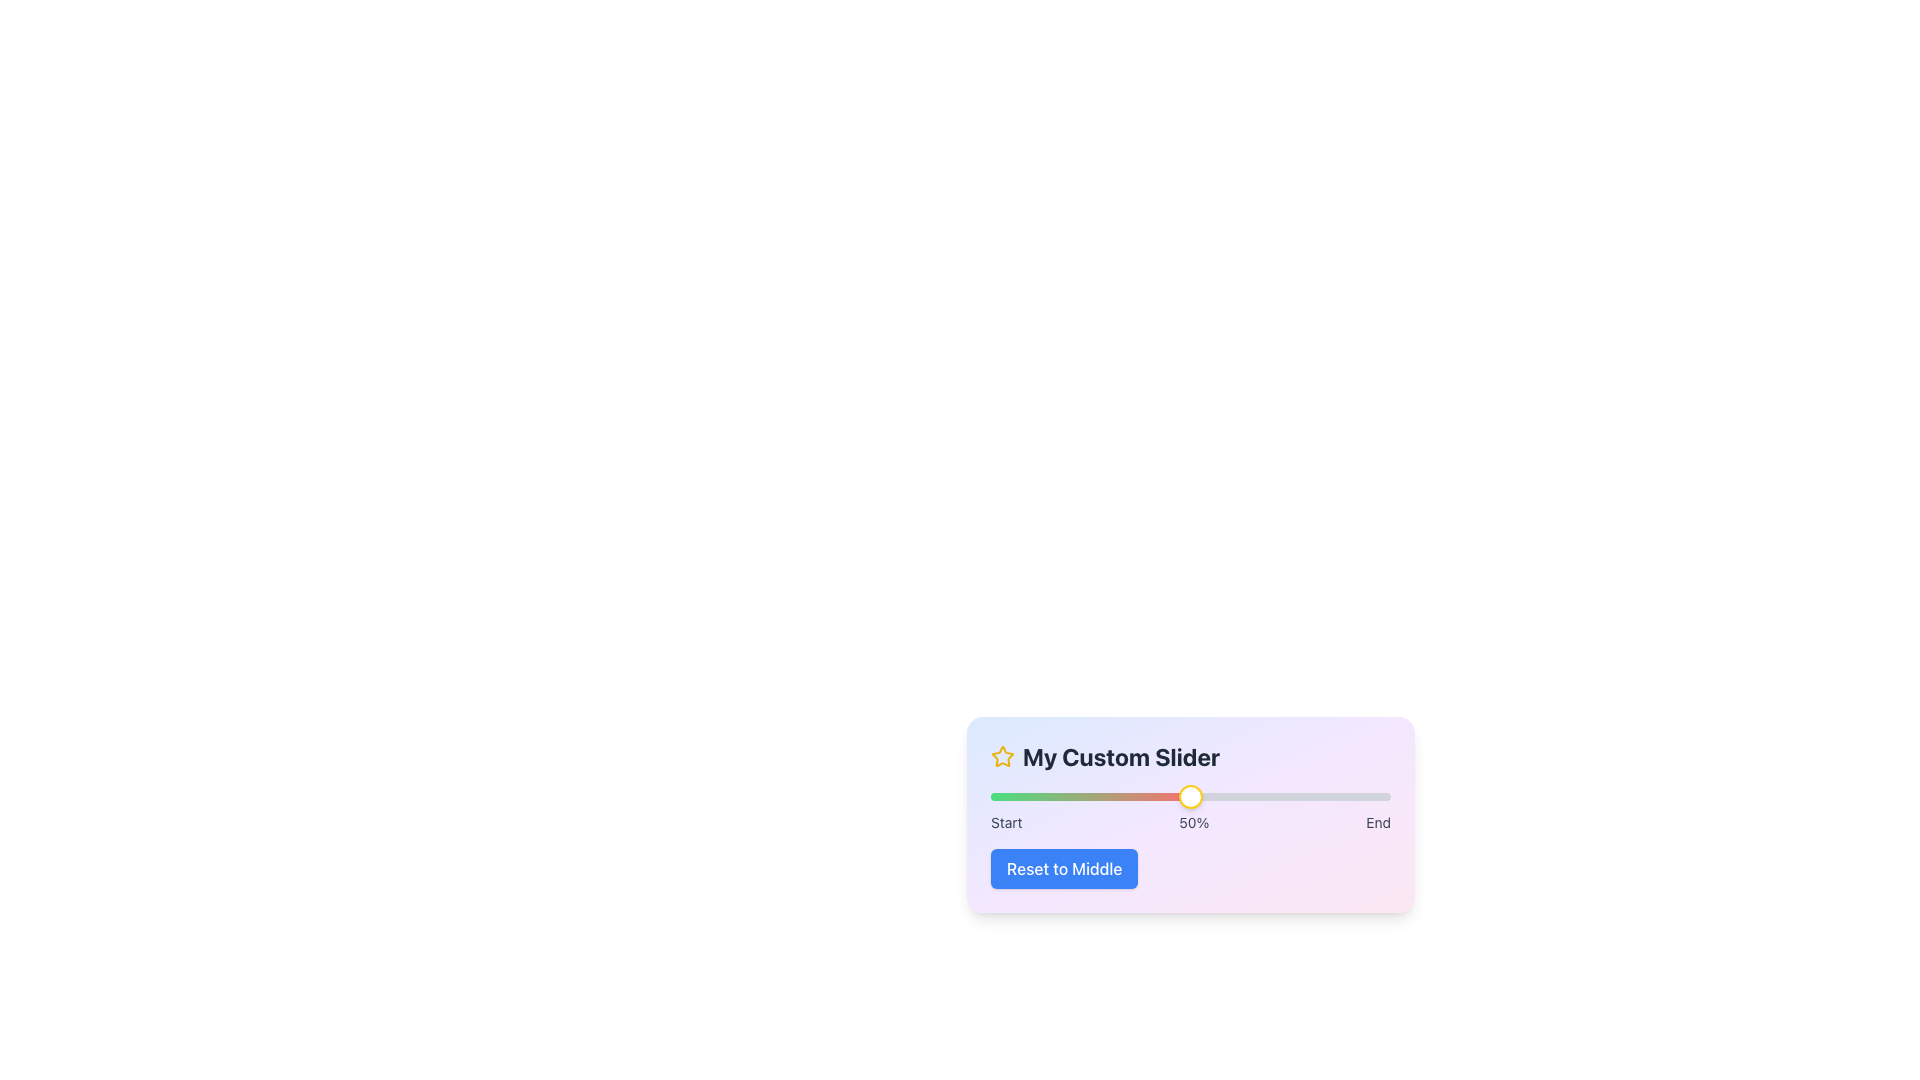 This screenshot has width=1920, height=1080. I want to click on the slider, so click(1065, 796).